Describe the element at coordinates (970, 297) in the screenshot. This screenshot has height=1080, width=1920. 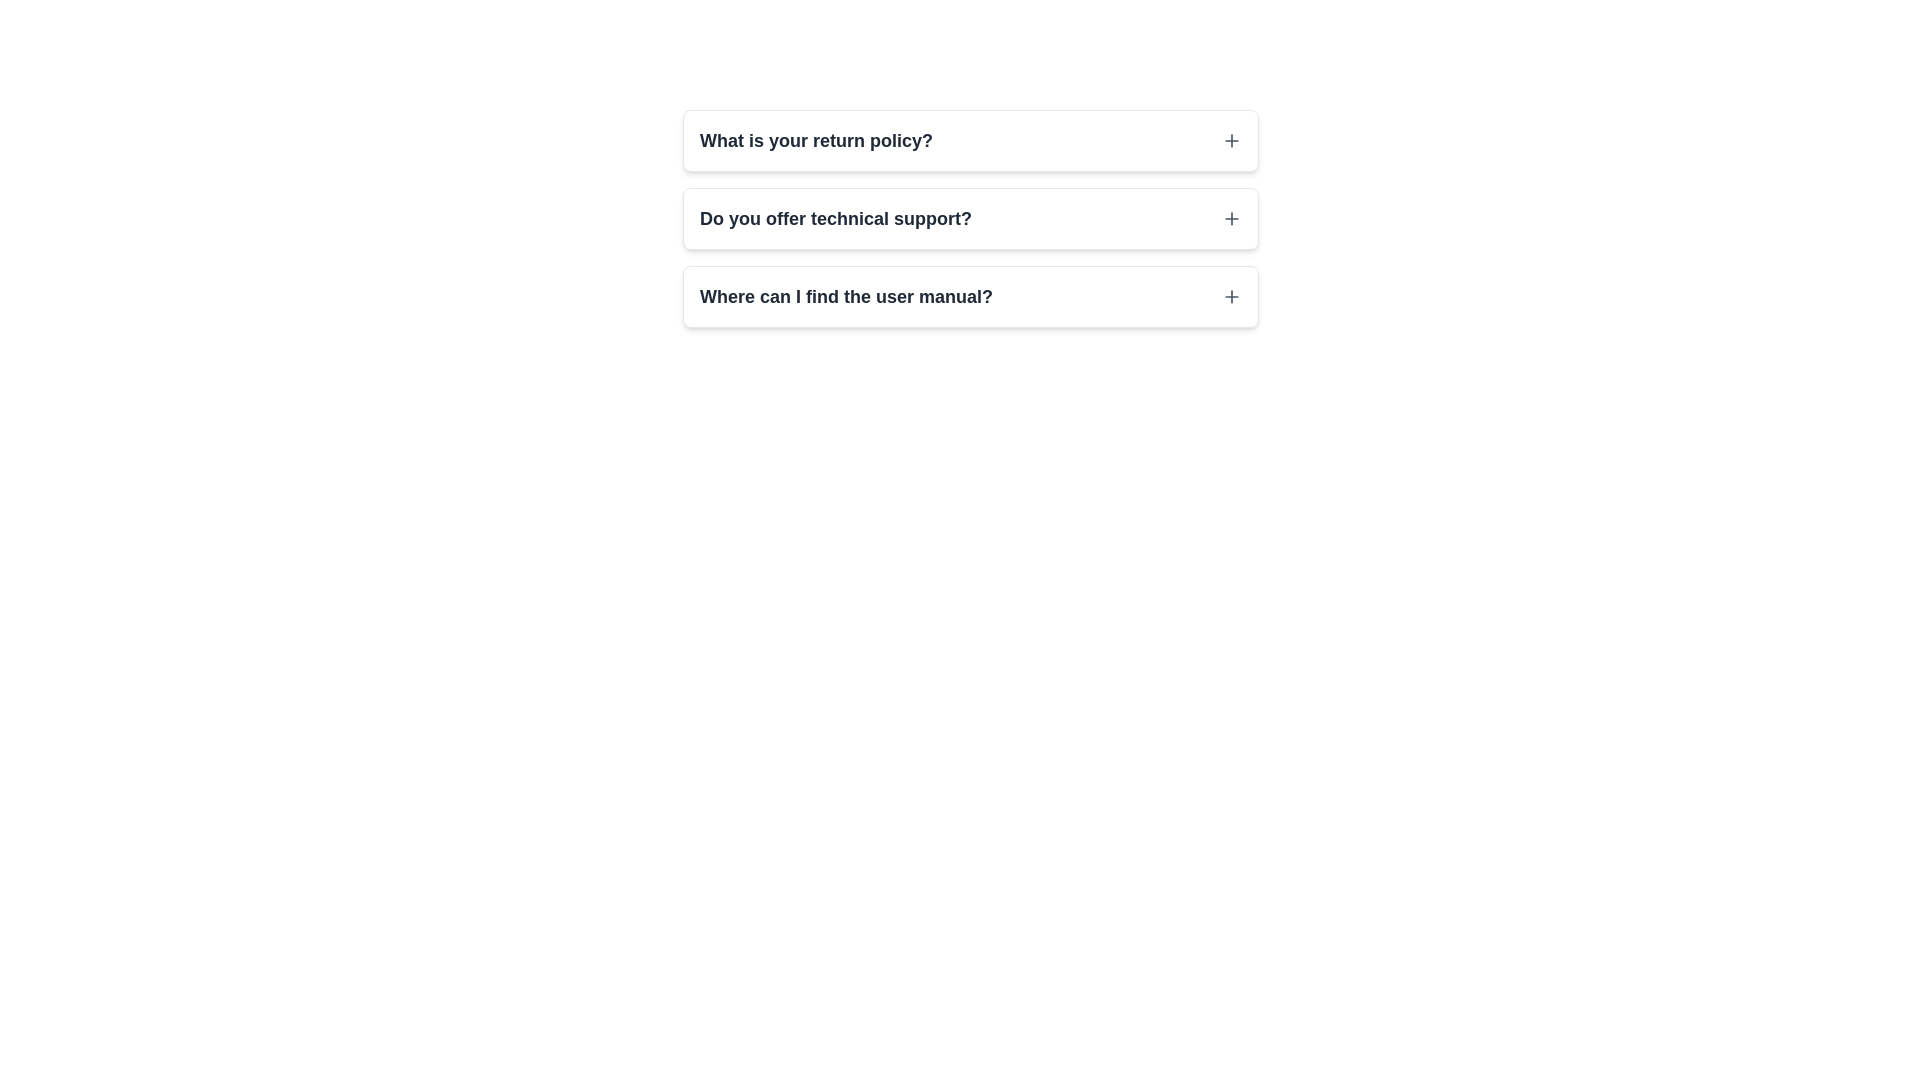
I see `the bottom-most Collapsible question item in the FAQ section` at that location.